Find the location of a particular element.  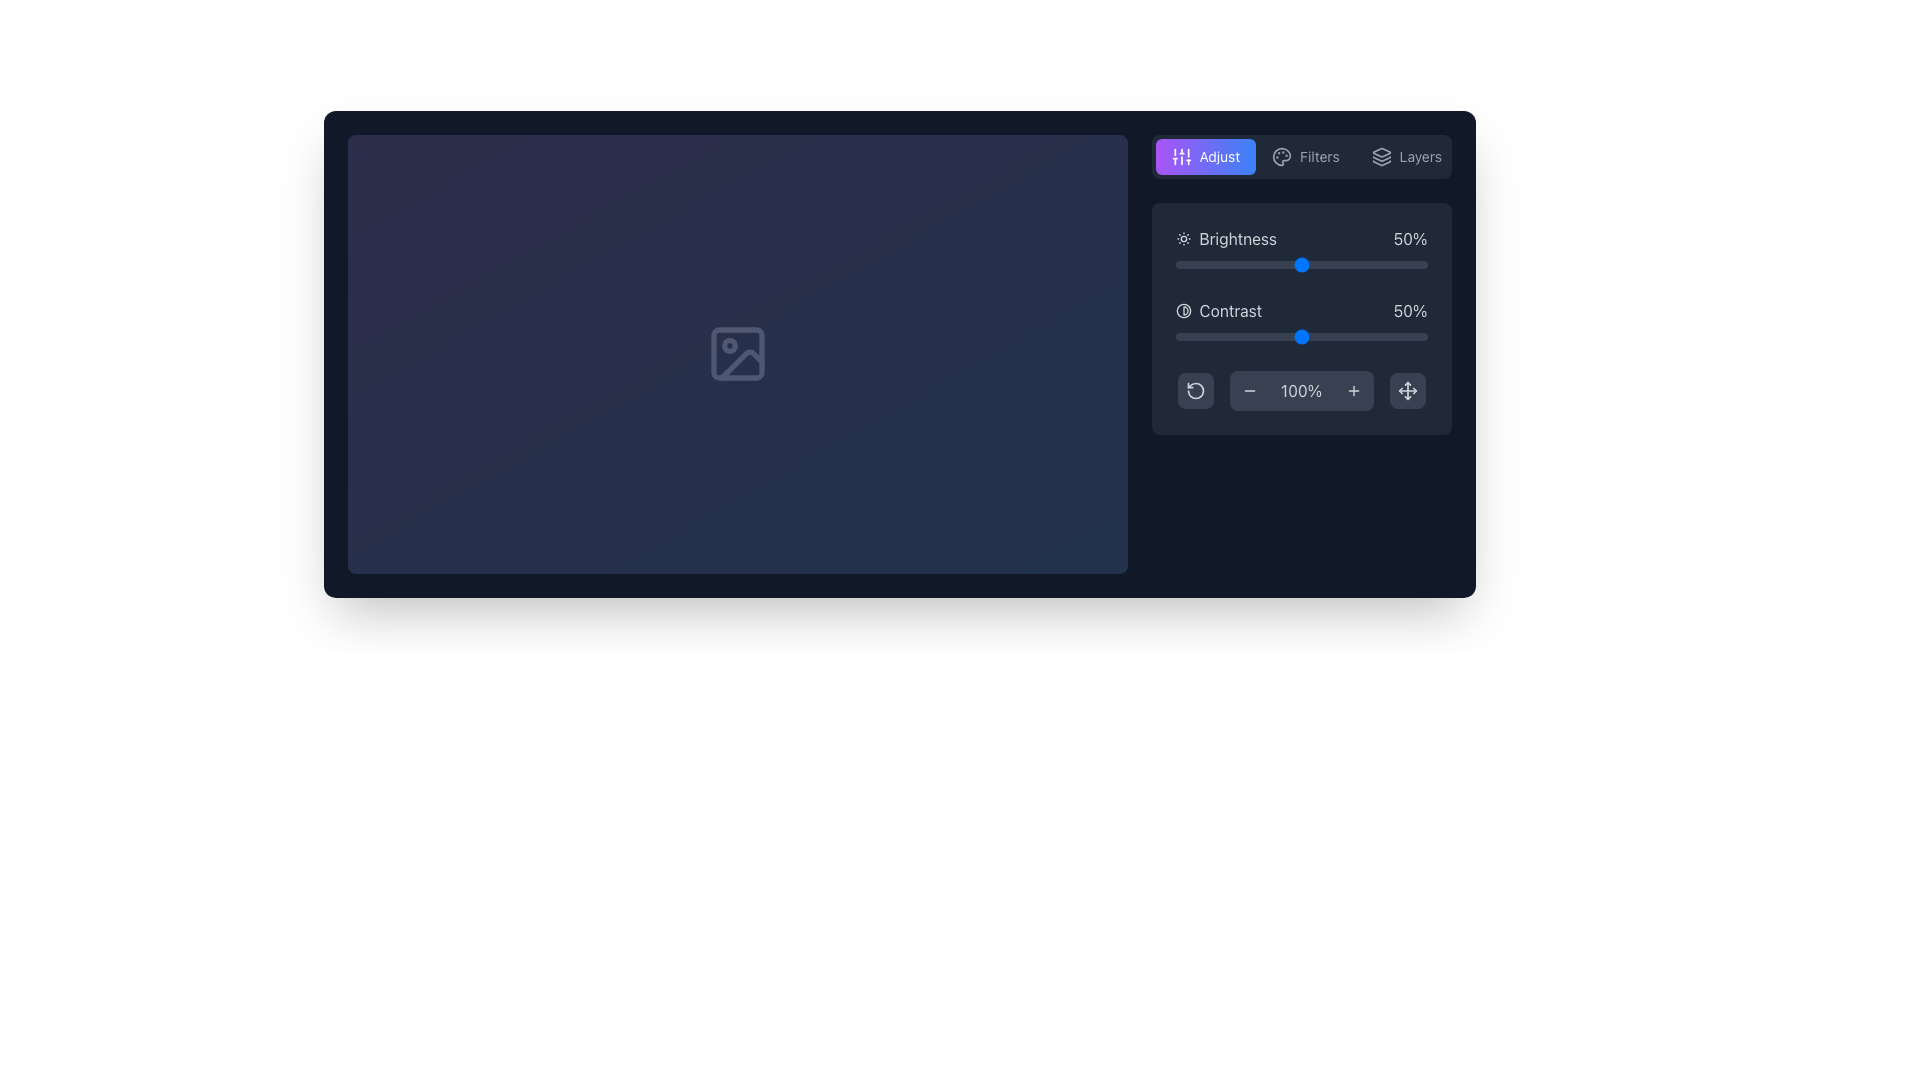

the contrast is located at coordinates (1334, 335).